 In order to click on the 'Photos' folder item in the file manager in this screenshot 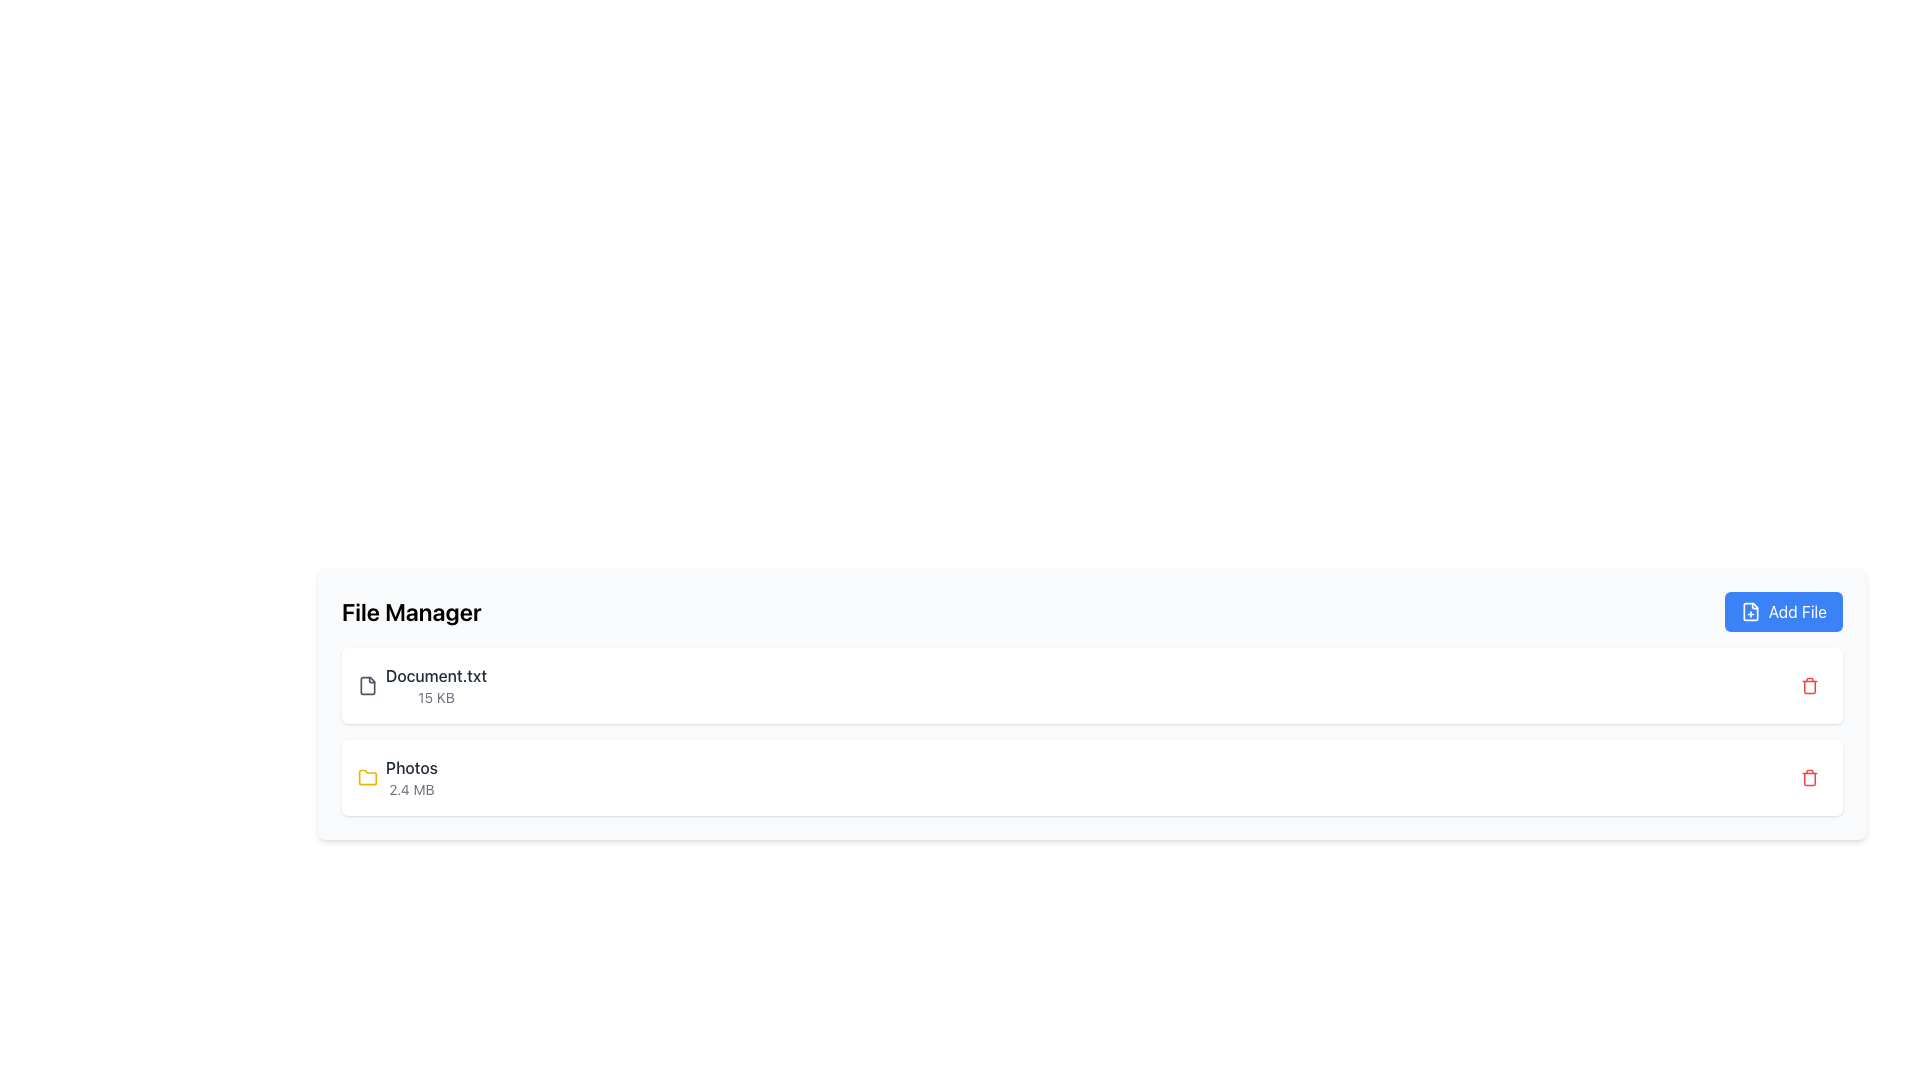, I will do `click(411, 777)`.